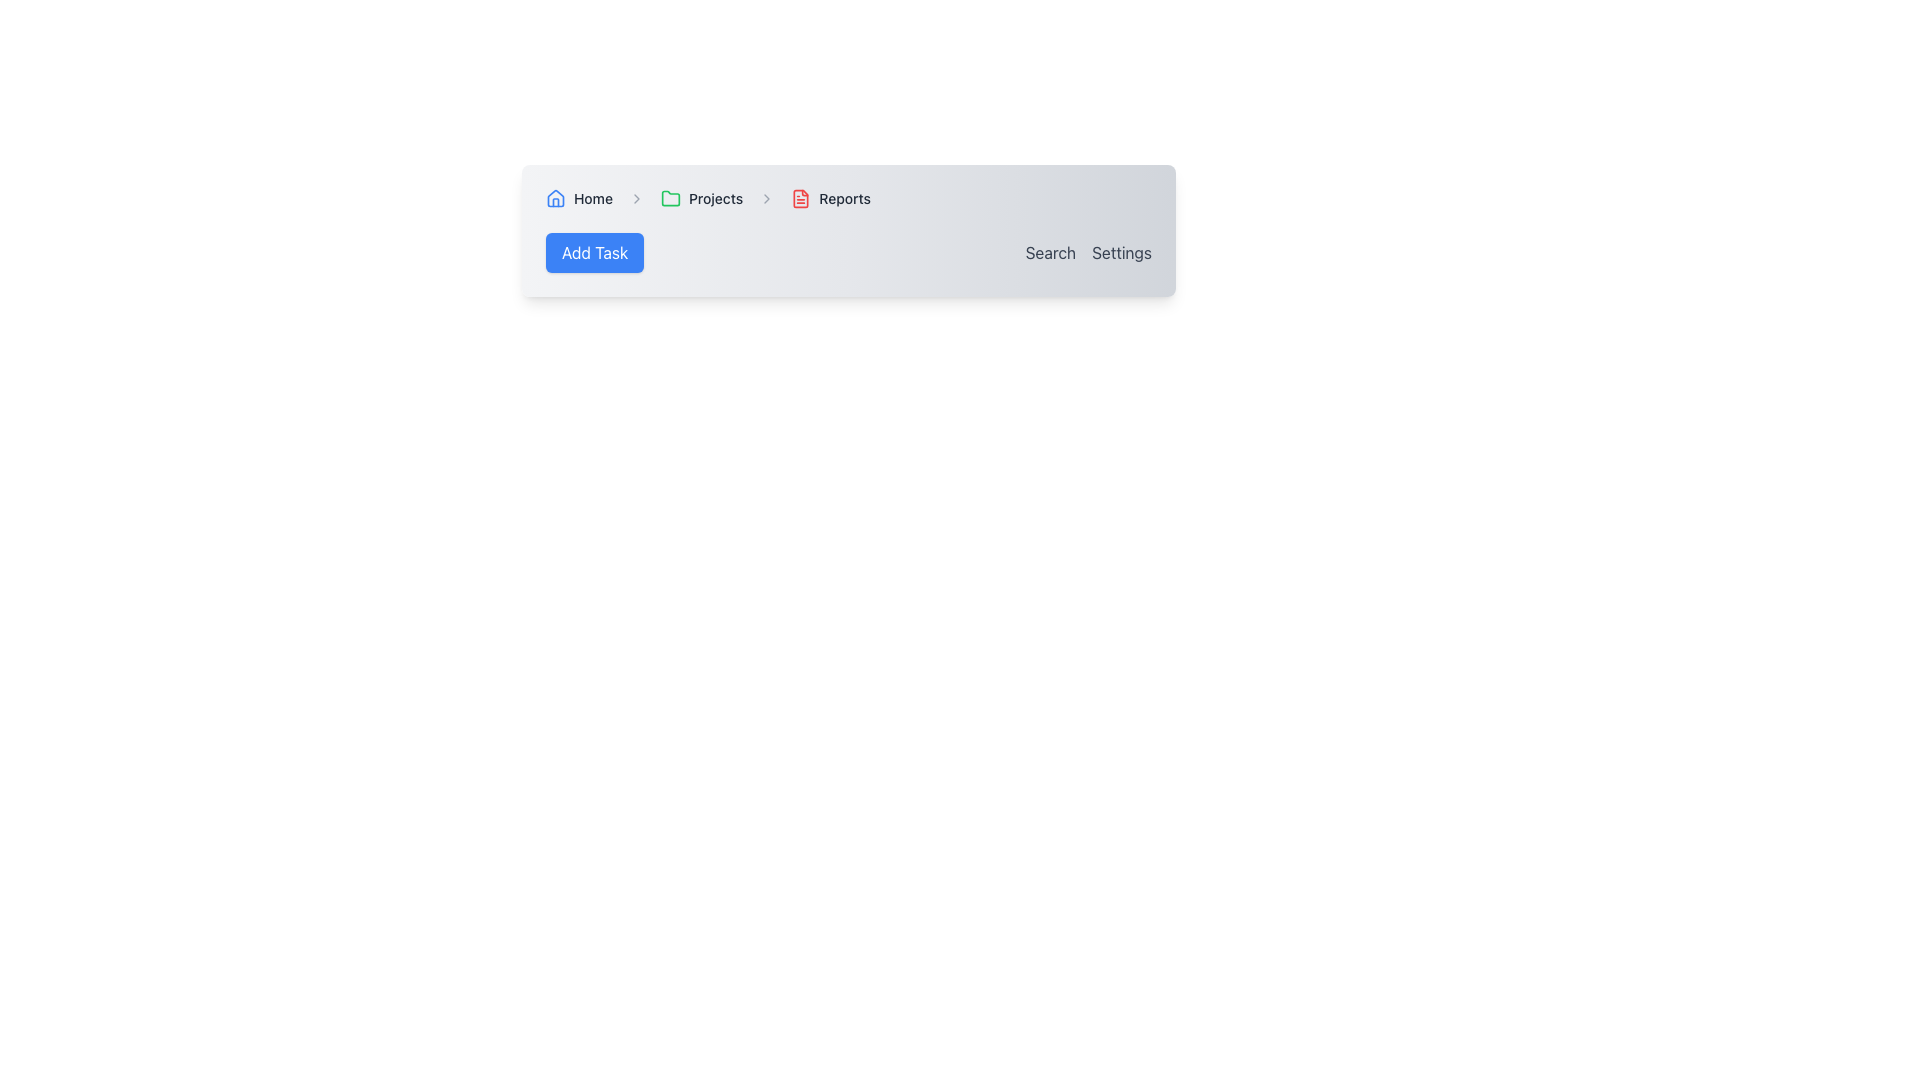 The image size is (1920, 1080). What do you see at coordinates (671, 197) in the screenshot?
I see `the green SVG icon fragment representing a folder in the breadcrumb navigation, located to the left of the 'Projects' text link` at bounding box center [671, 197].